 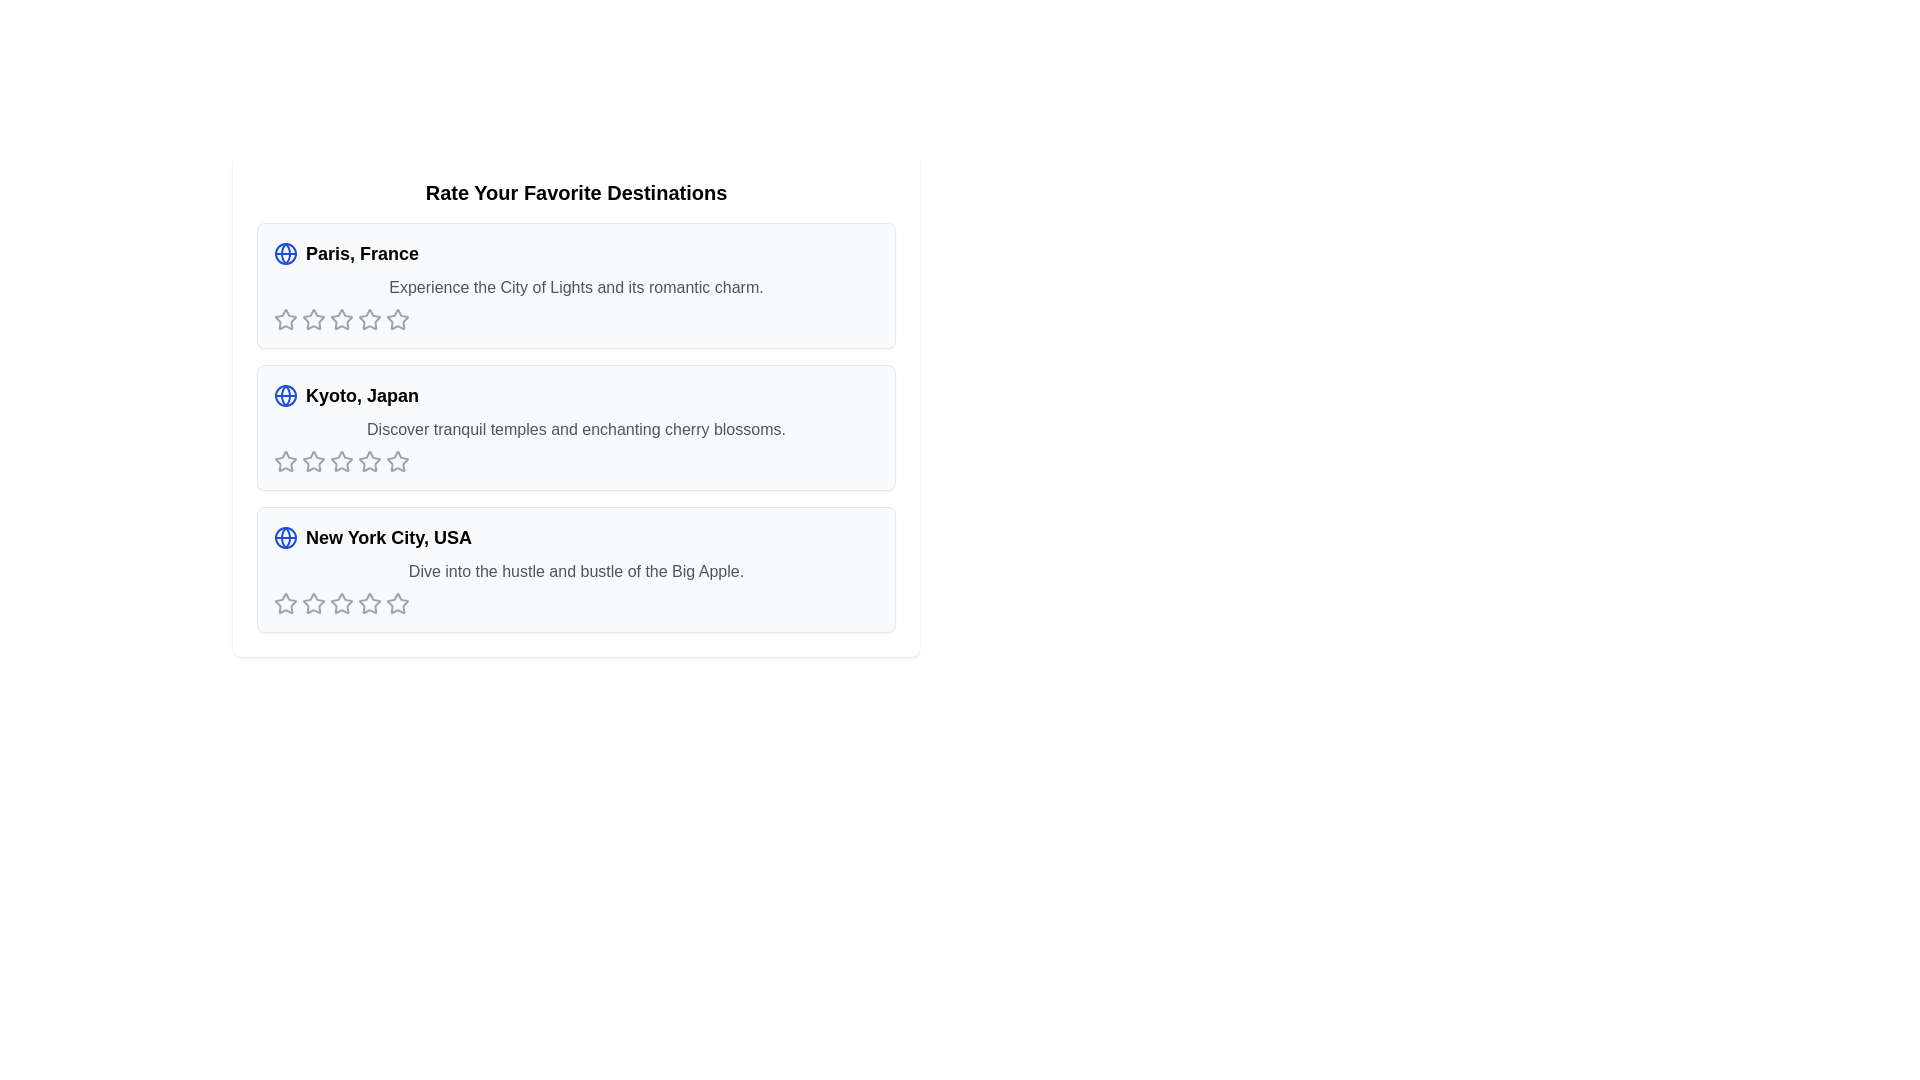 What do you see at coordinates (398, 602) in the screenshot?
I see `the fifth star icon for rating located beneath the 'New York City, USA' section` at bounding box center [398, 602].